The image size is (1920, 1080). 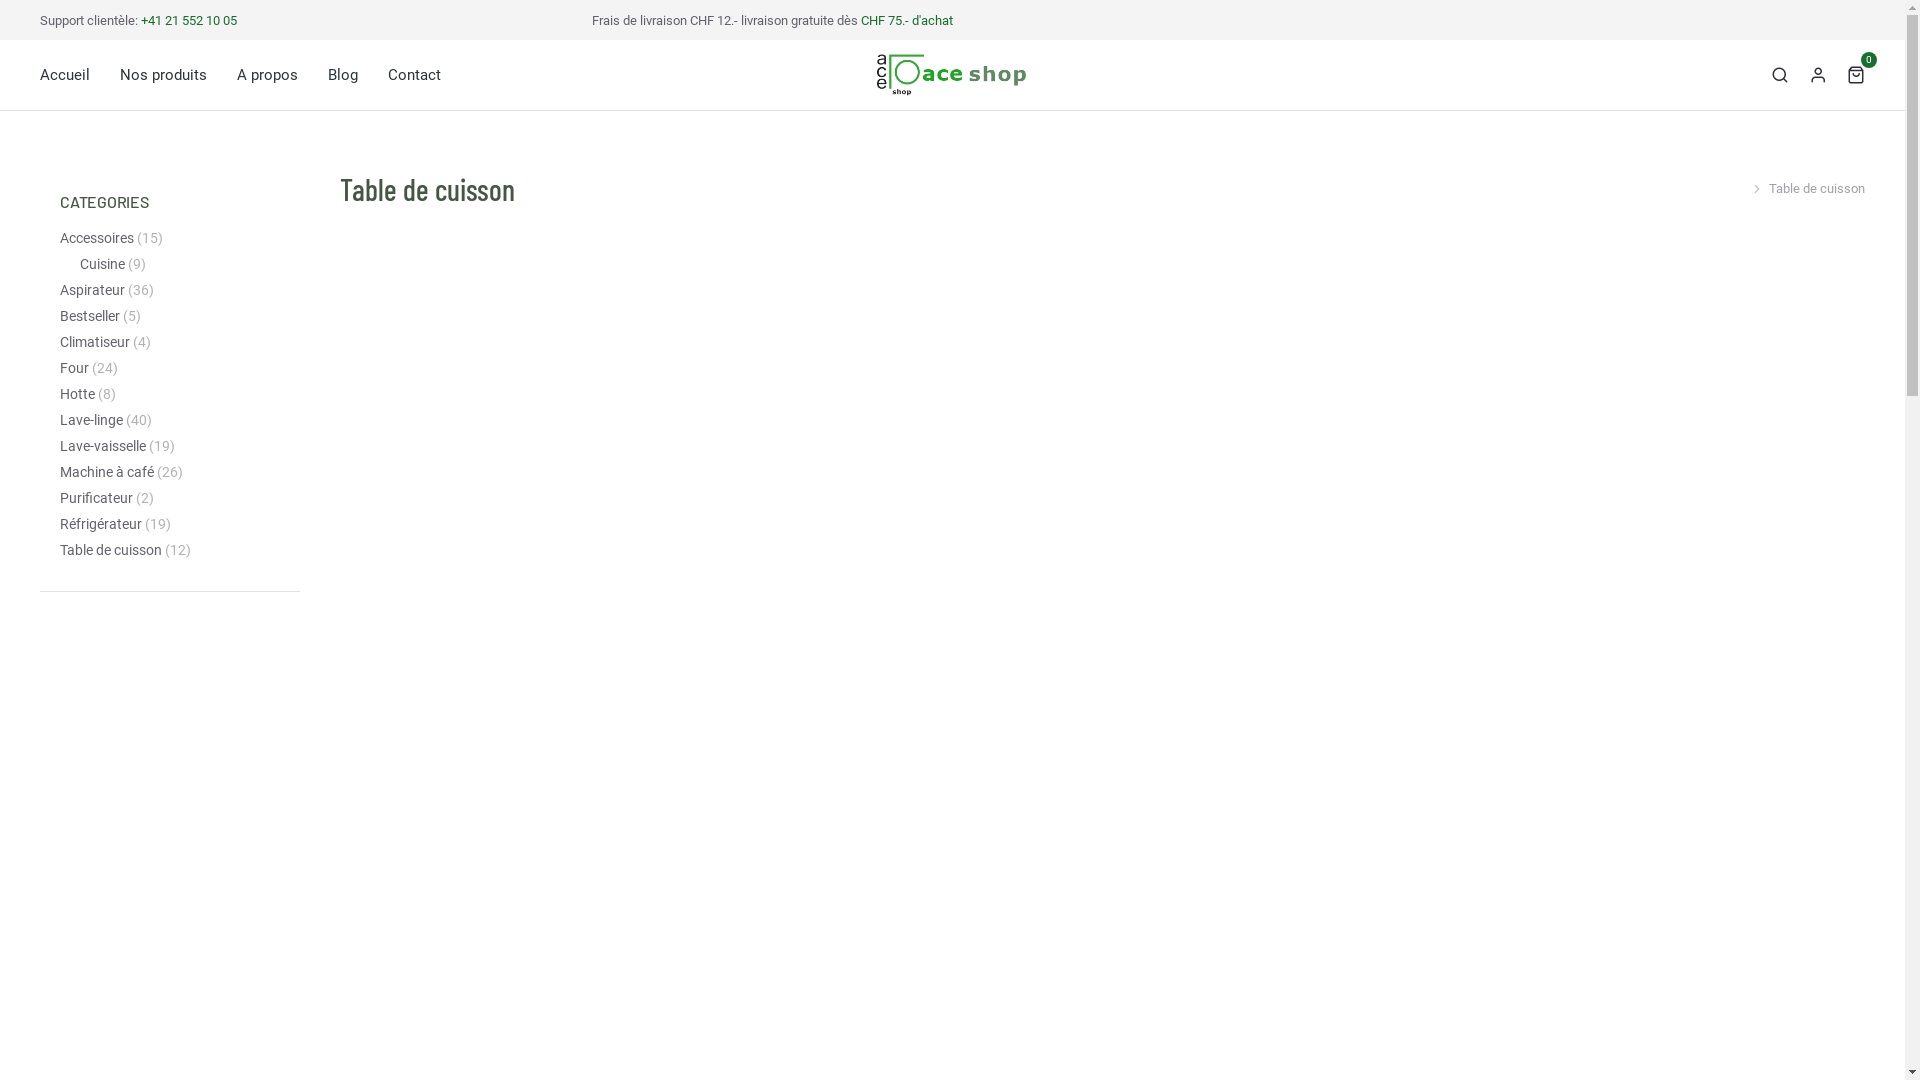 What do you see at coordinates (101, 445) in the screenshot?
I see `'Lave-vaisselle'` at bounding box center [101, 445].